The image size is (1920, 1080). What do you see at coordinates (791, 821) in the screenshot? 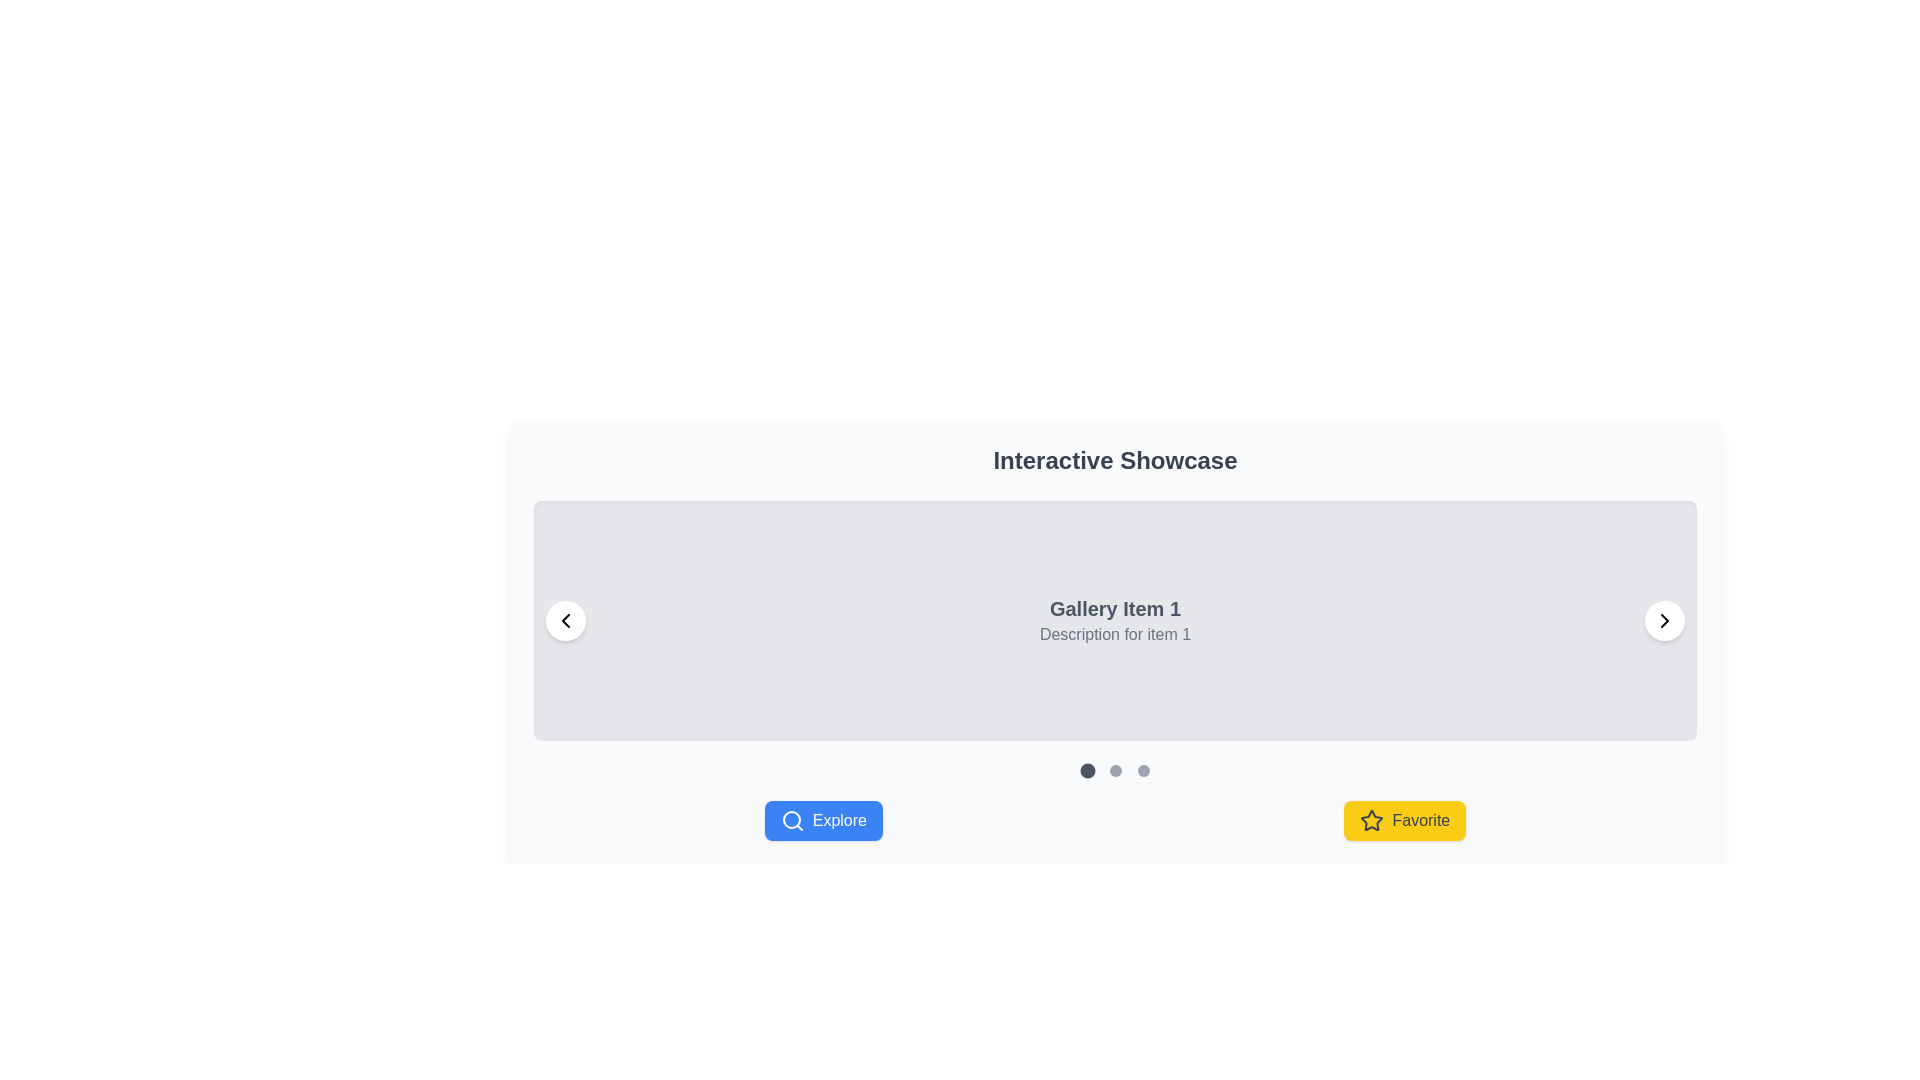
I see `the magnifying glass icon located on the blue 'Explore' button, positioned on the left side of the button next to the text` at bounding box center [791, 821].